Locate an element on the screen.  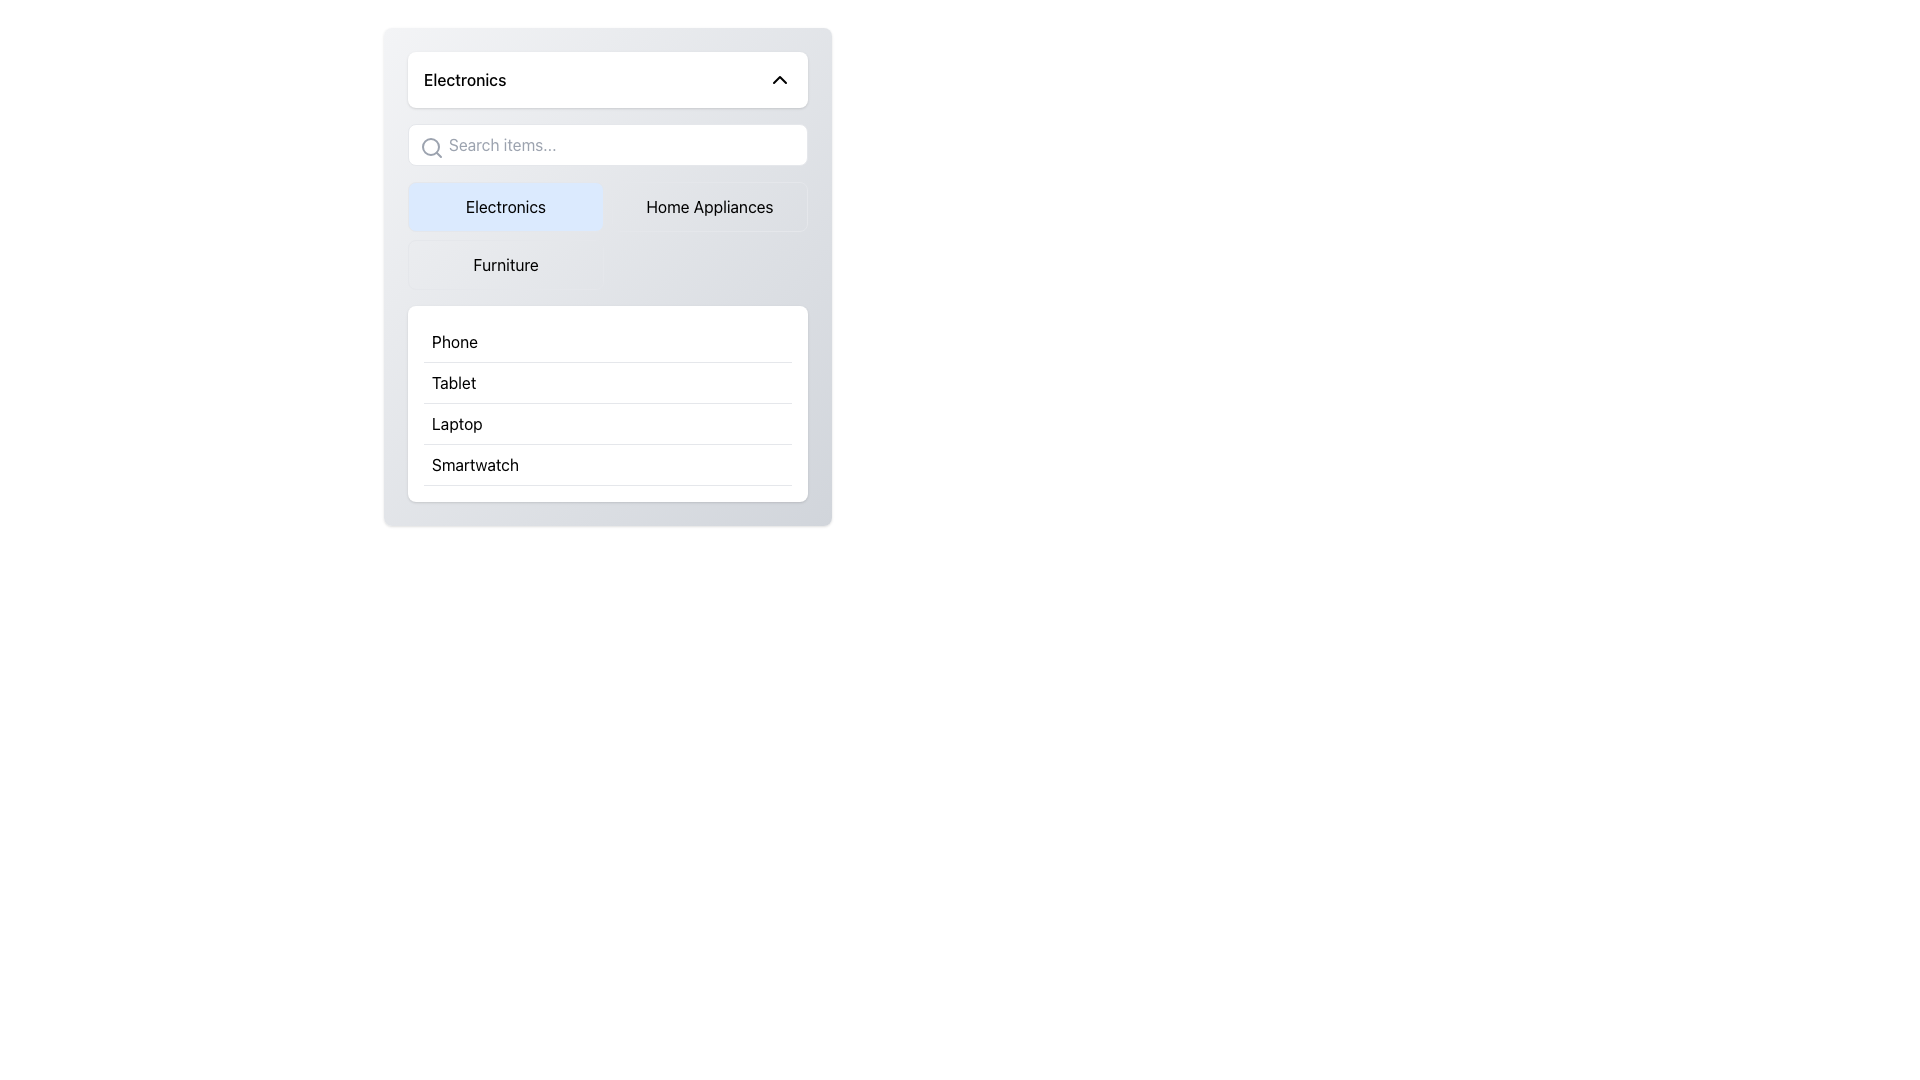
the 'Furniture' button, which is a rectangular button with a light background and black text, located in the bottom-left section of a grid layout, directly below the 'Electronics' button is located at coordinates (505, 264).